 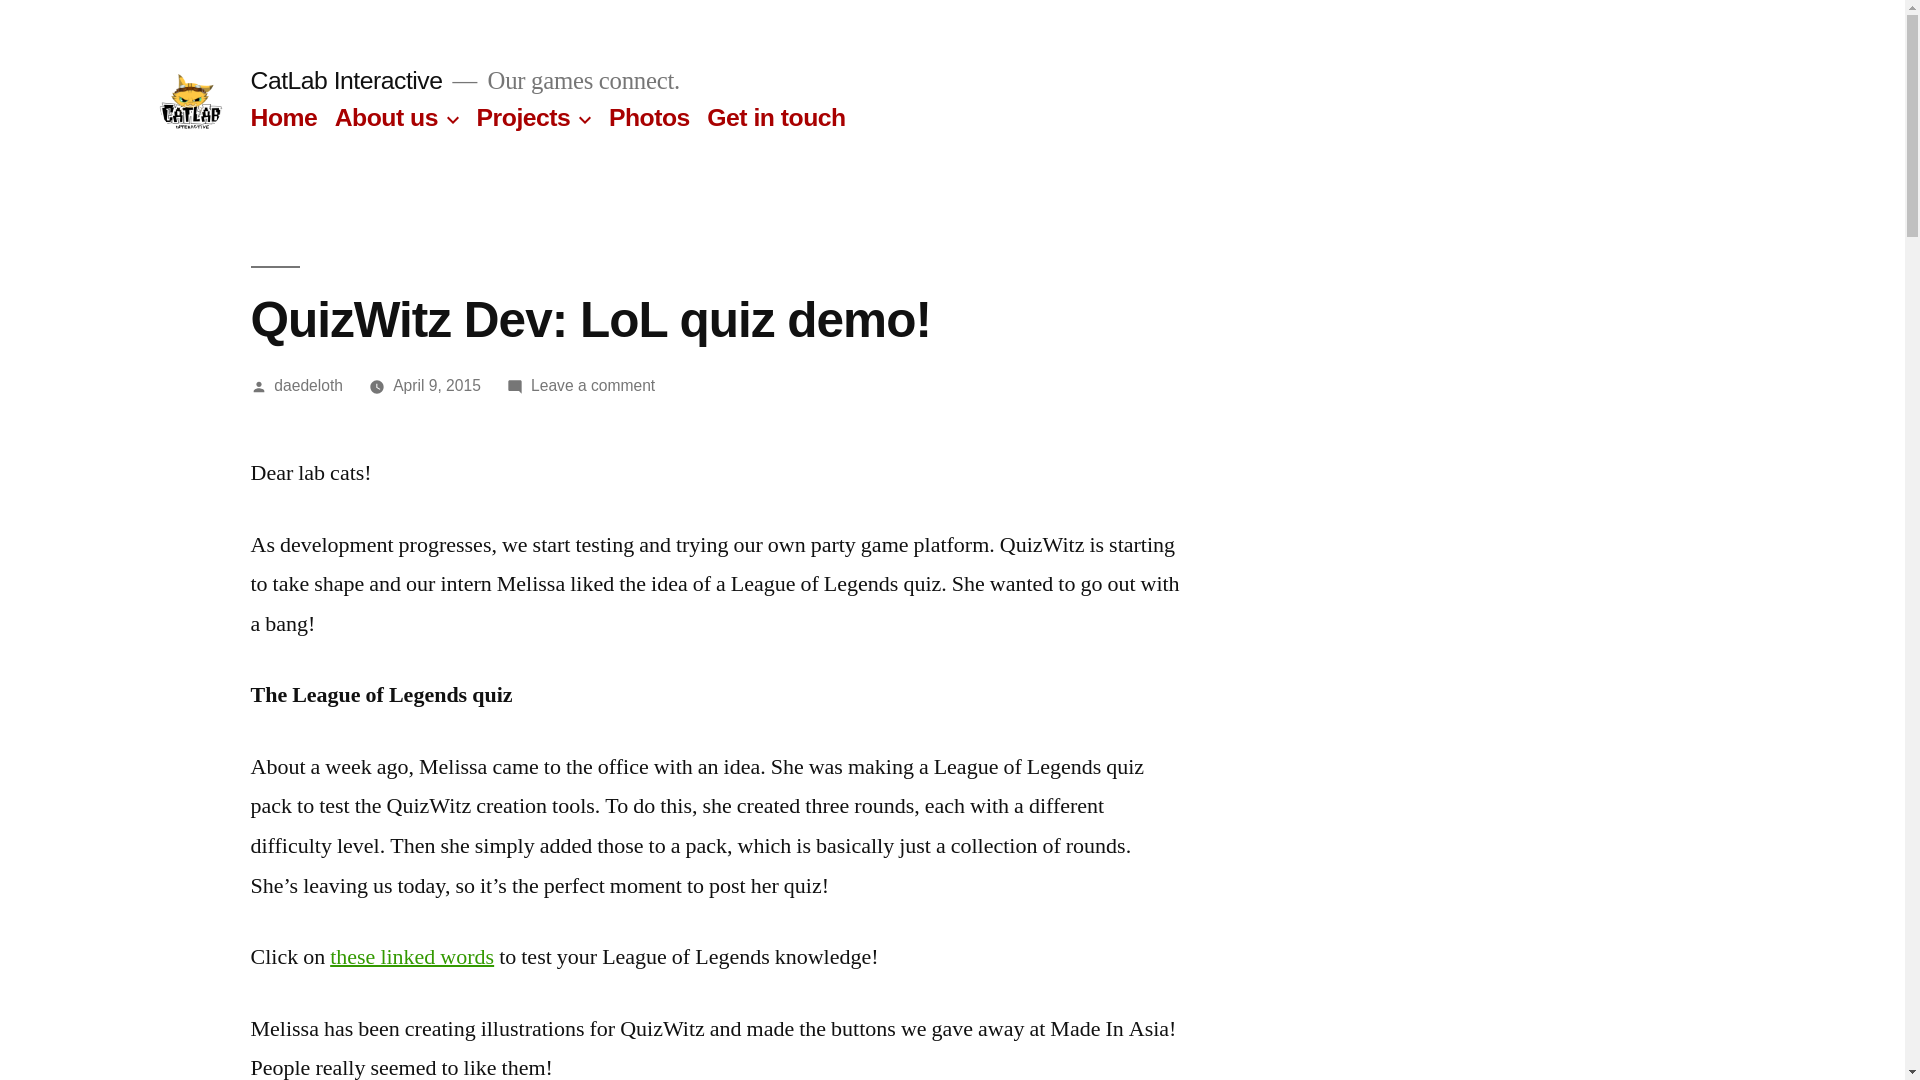 I want to click on 'daedeloth', so click(x=307, y=385).